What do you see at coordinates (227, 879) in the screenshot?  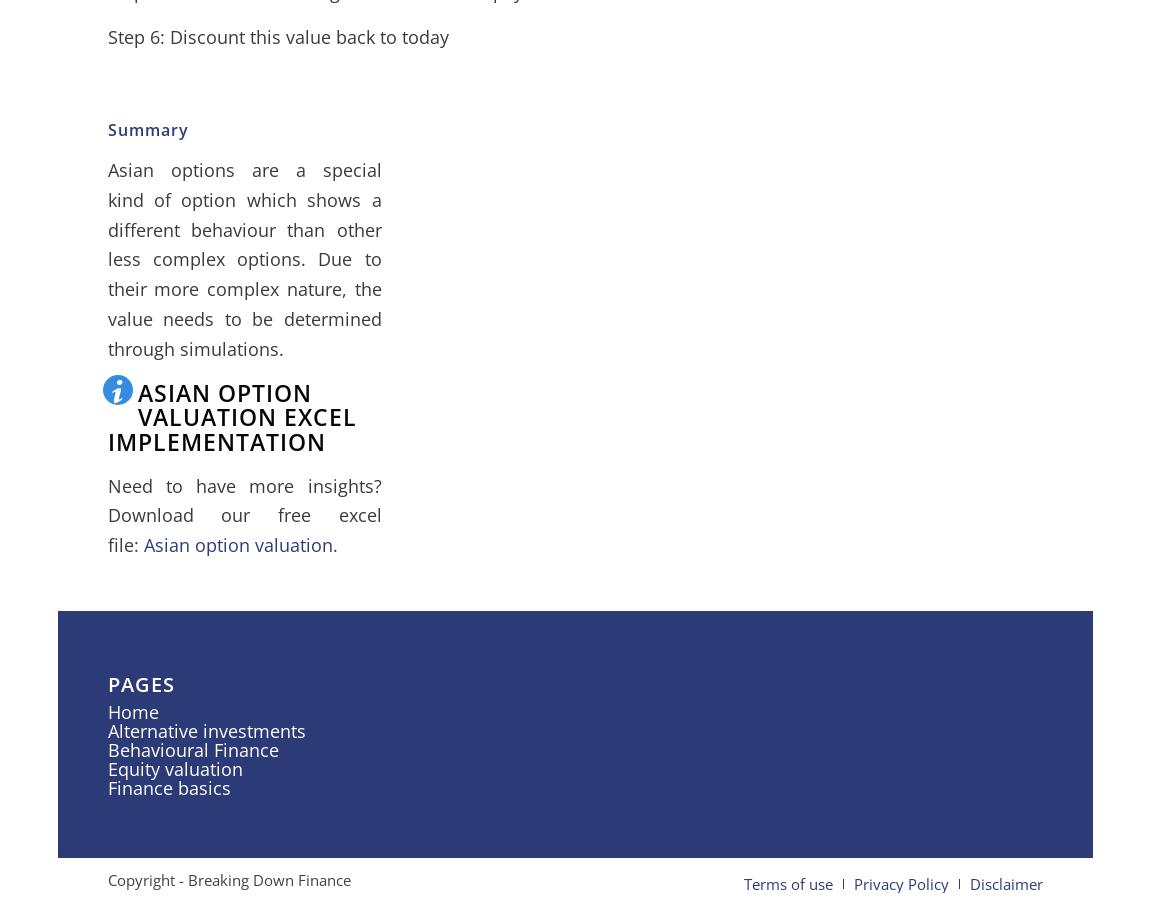 I see `'Copyright - Breaking Down Finance'` at bounding box center [227, 879].